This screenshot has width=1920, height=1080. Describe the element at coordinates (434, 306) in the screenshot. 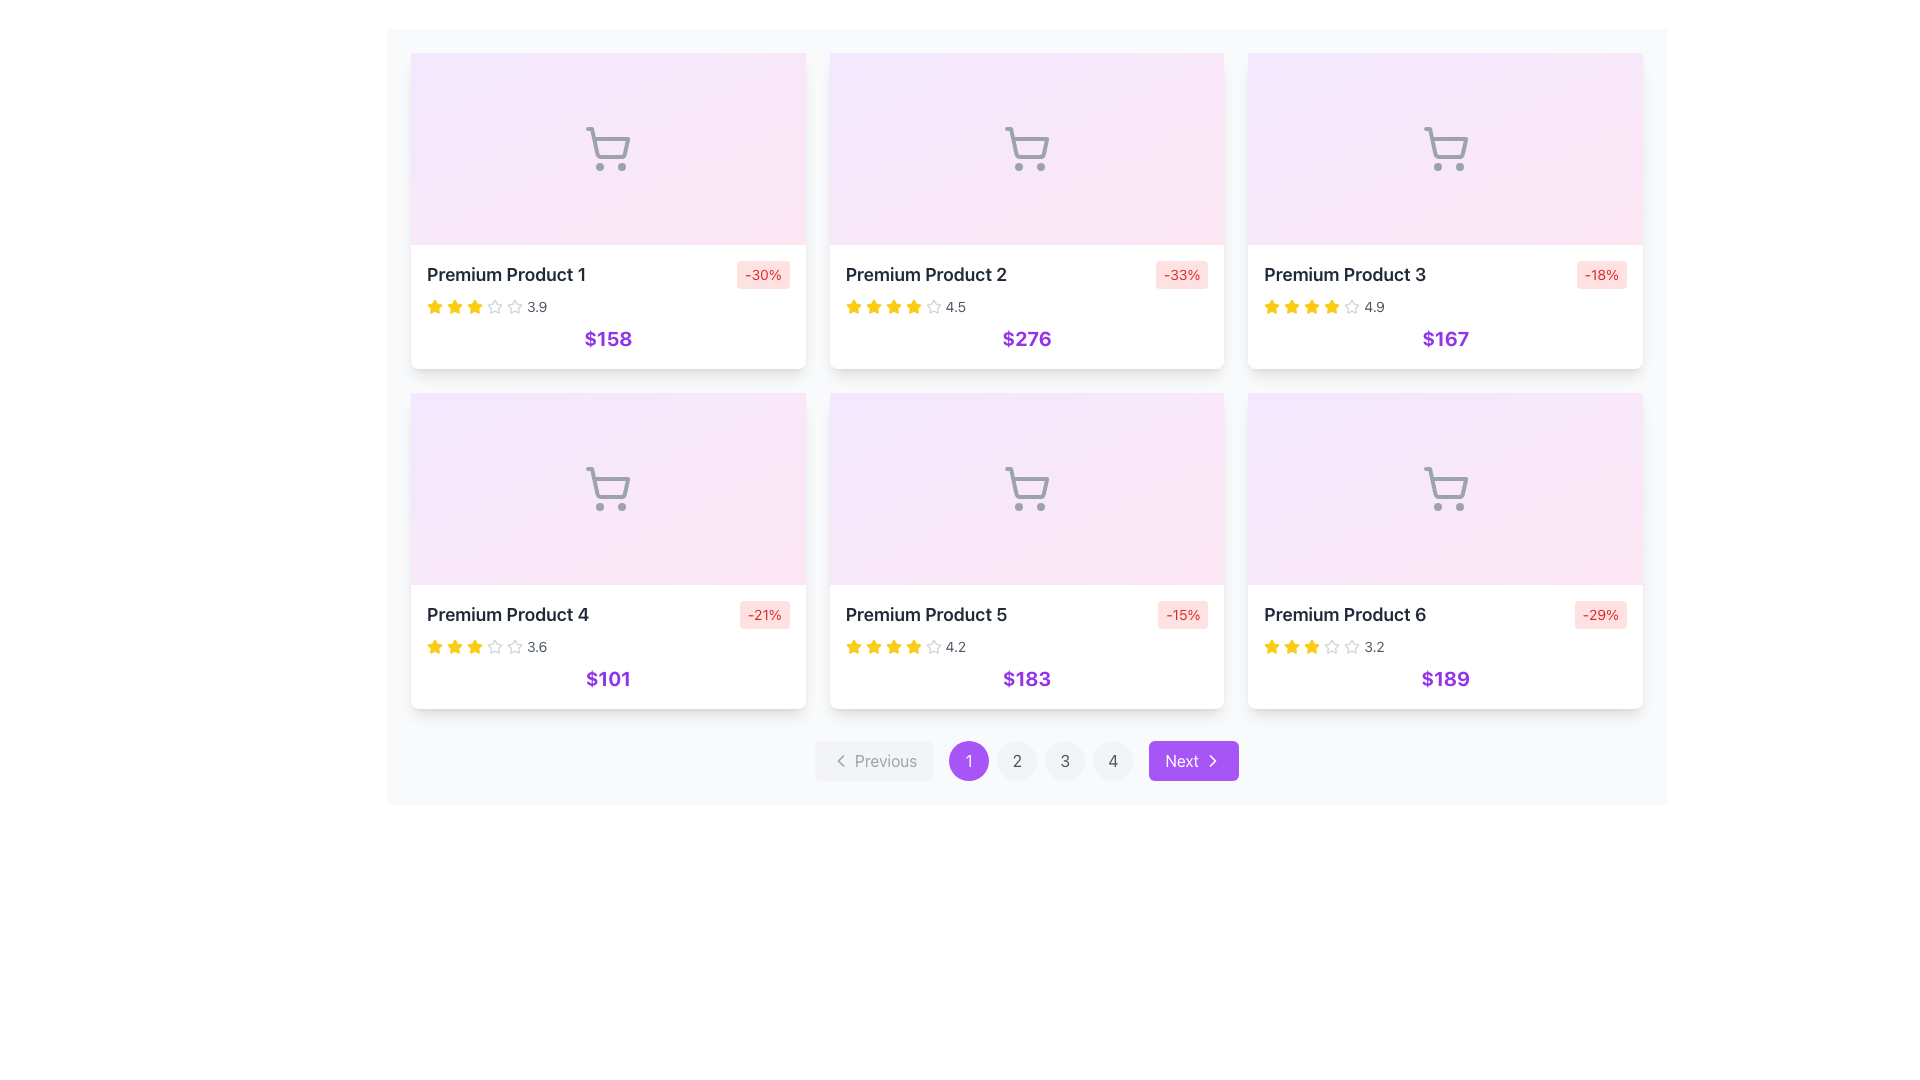

I see `the filled yellow star icon used for rating, located just below the title 'Premium Product 1' in the top-left card of the product grid` at that location.